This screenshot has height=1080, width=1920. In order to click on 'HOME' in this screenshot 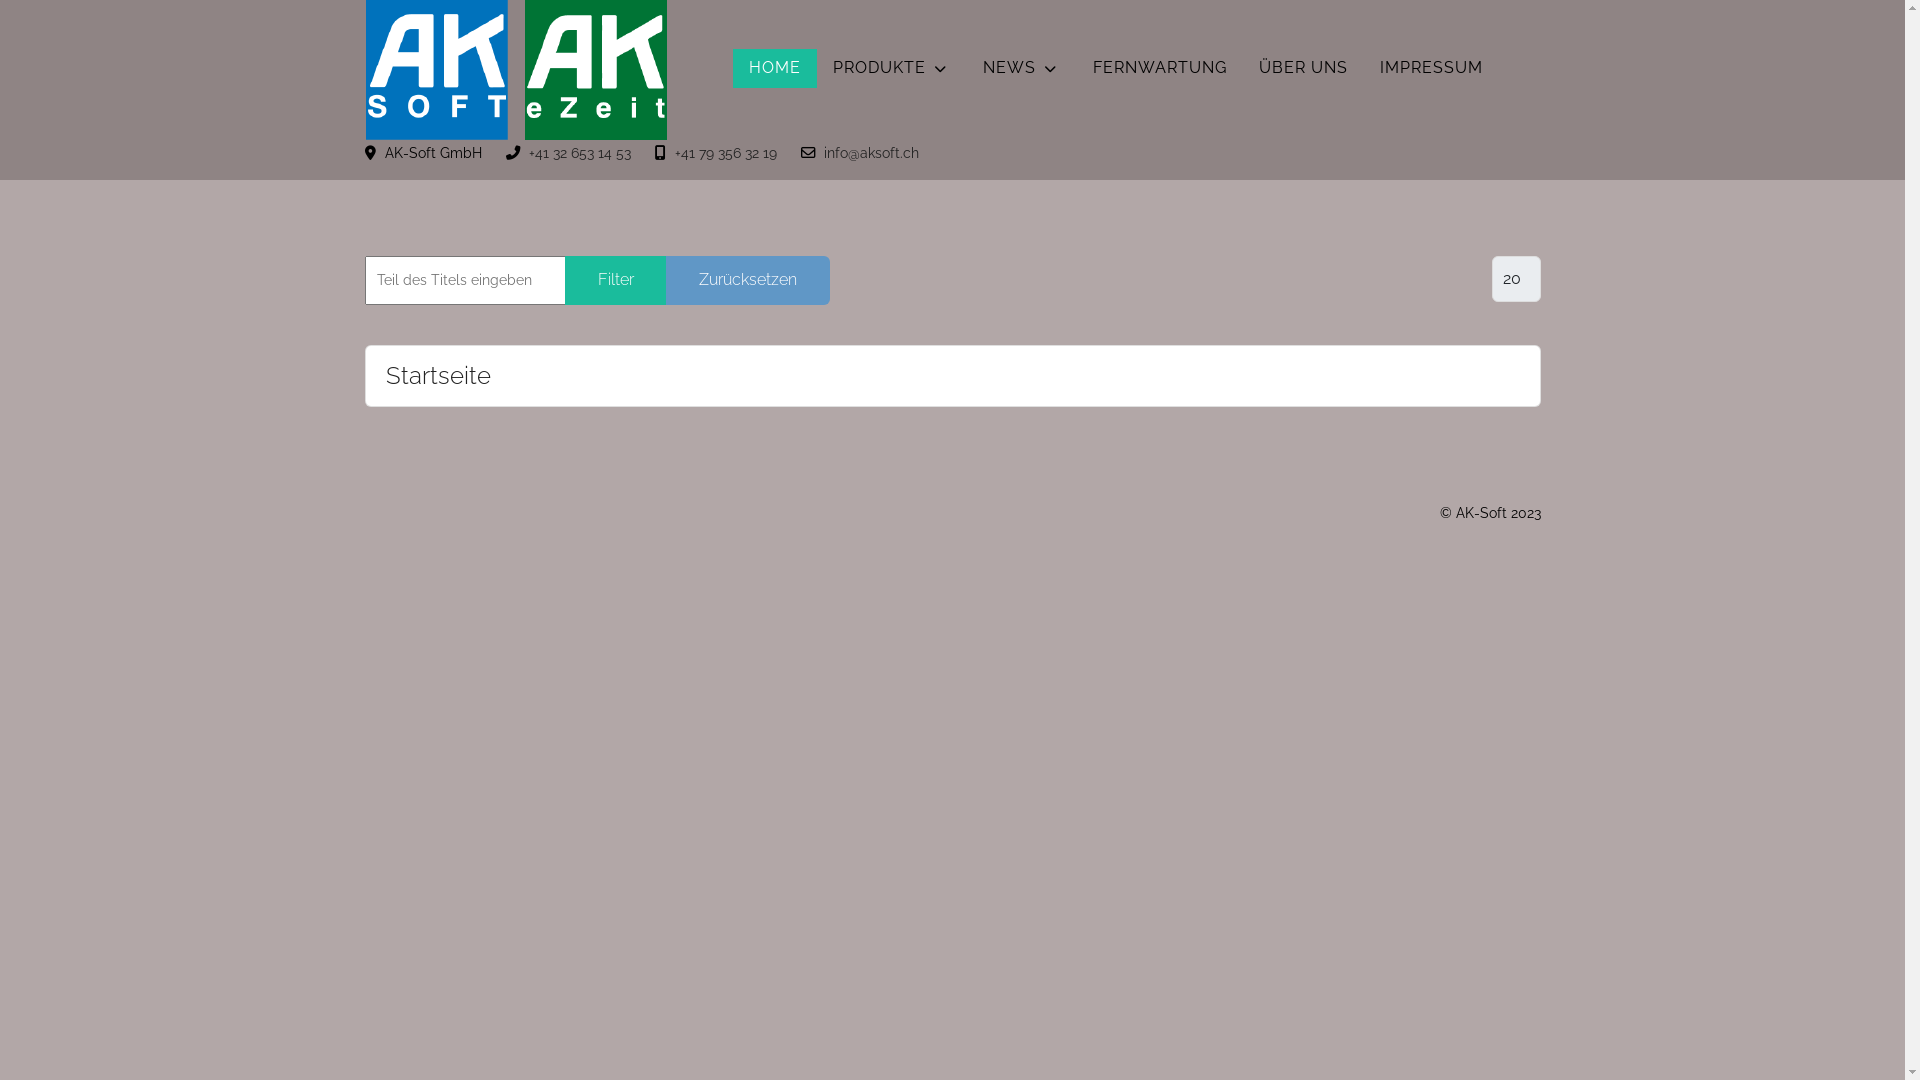, I will do `click(772, 67)`.